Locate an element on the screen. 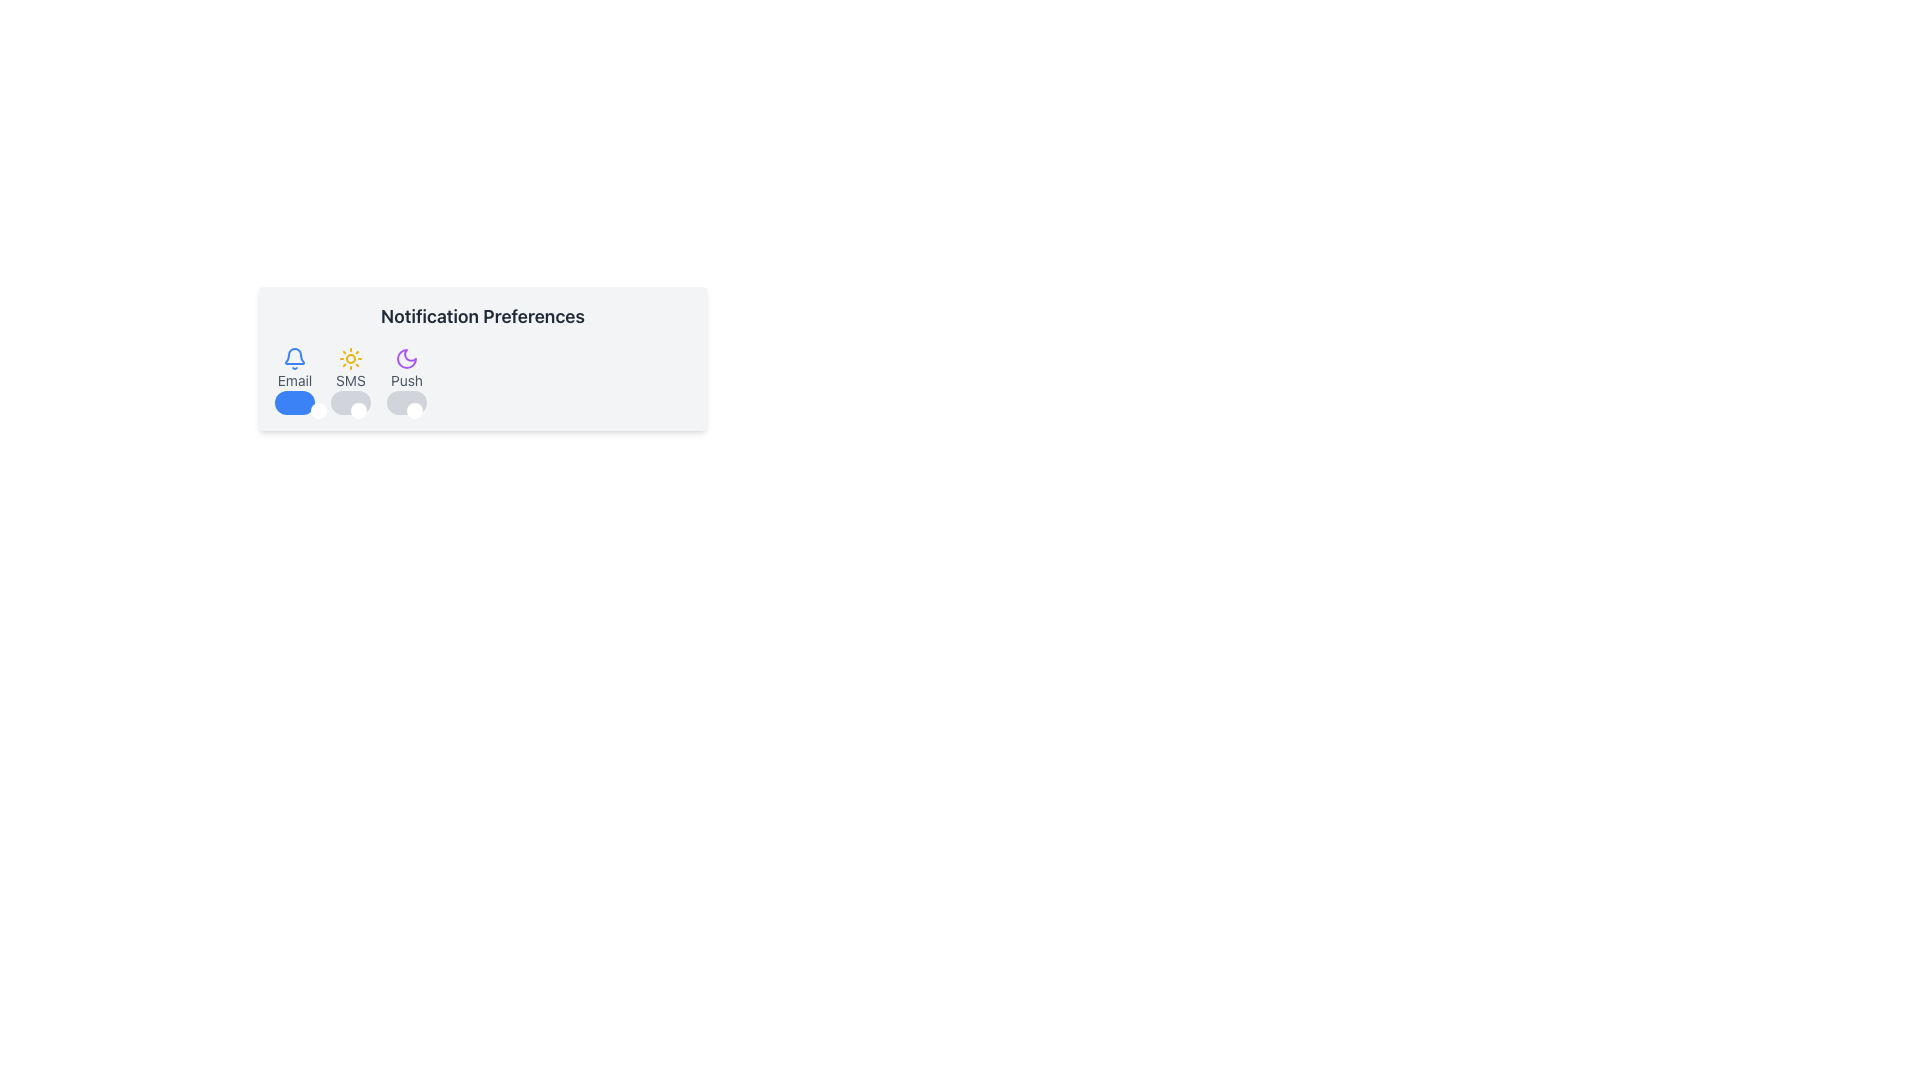  the 'Email' notification icon located above the label 'Email' within the notification preferences card is located at coordinates (293, 357).